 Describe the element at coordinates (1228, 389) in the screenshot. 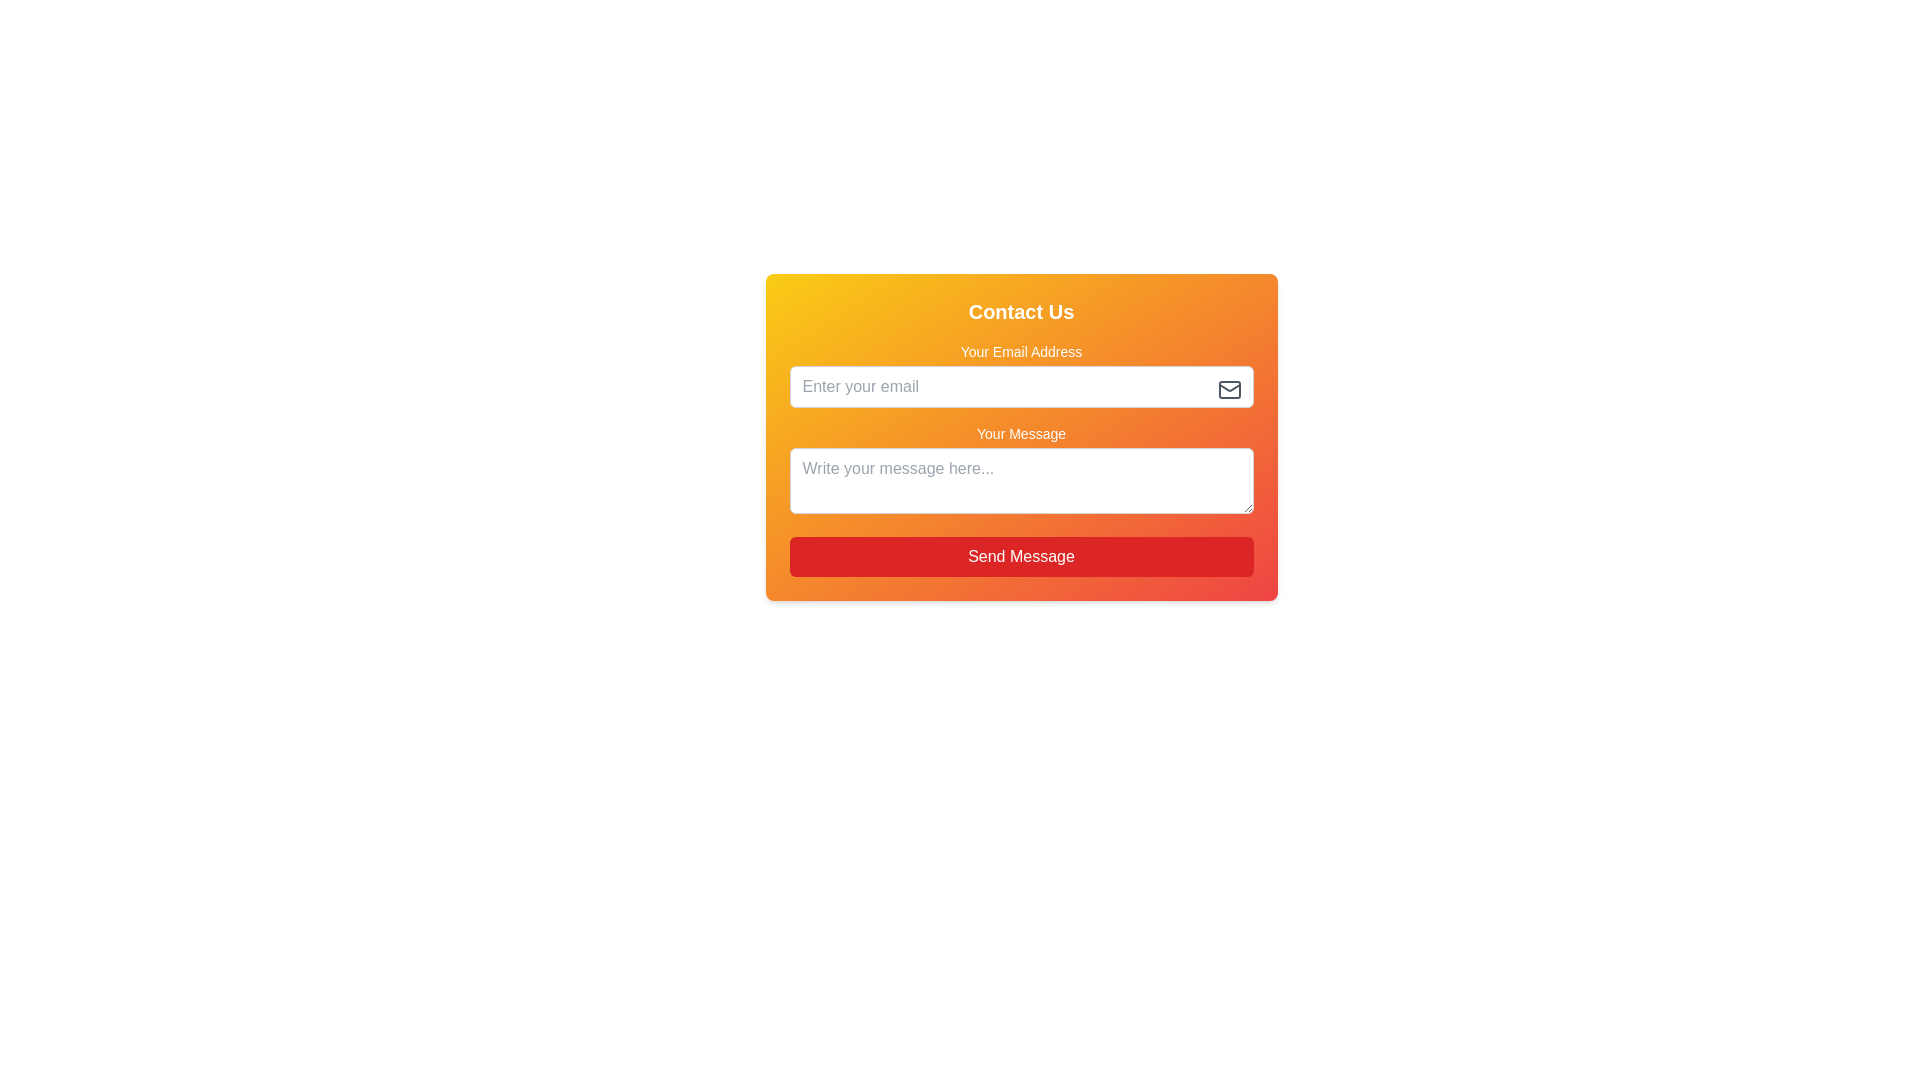

I see `the envelope icon located to the right of the 'Your Email Address' input field, which features a minimalist line-art design` at that location.